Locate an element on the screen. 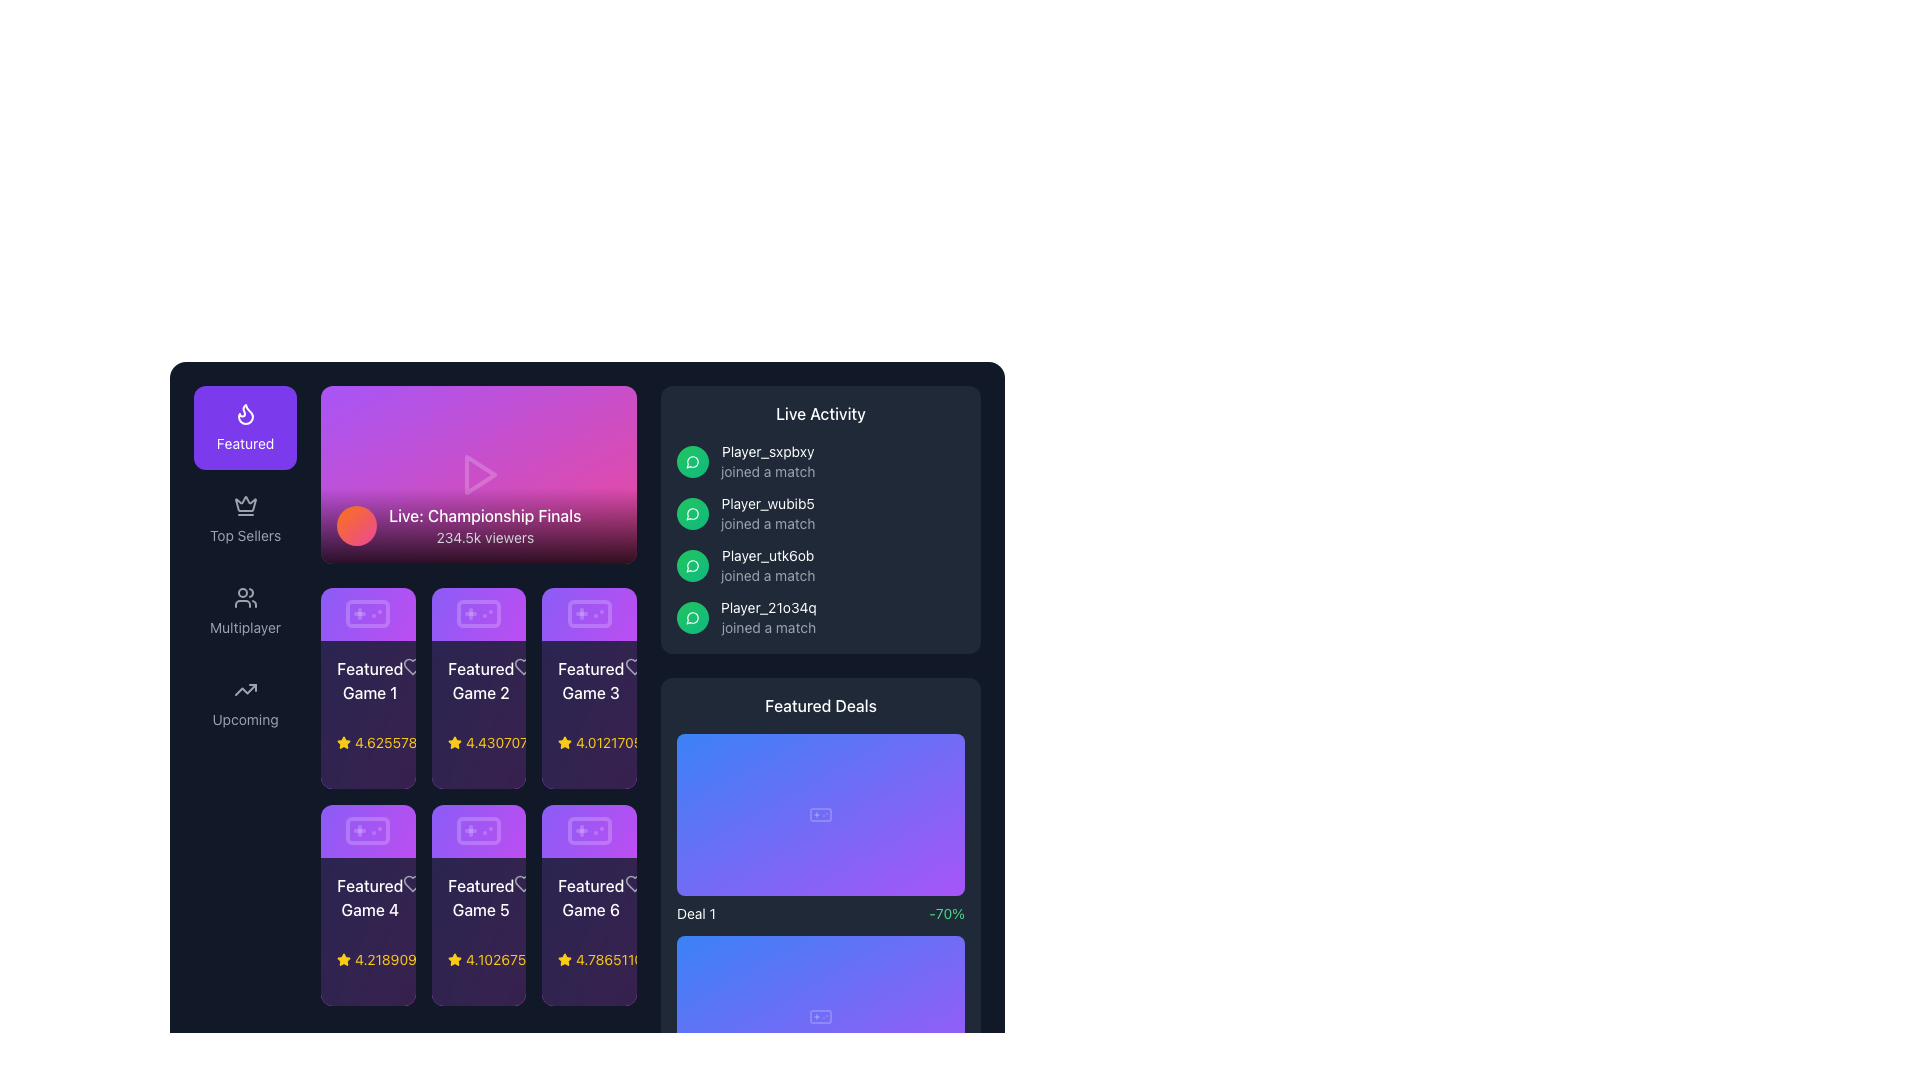  numerical rating value '4.012170588817811' displayed in yellow text next to the yellow star icon in the third rating indicator of the grid is located at coordinates (630, 742).